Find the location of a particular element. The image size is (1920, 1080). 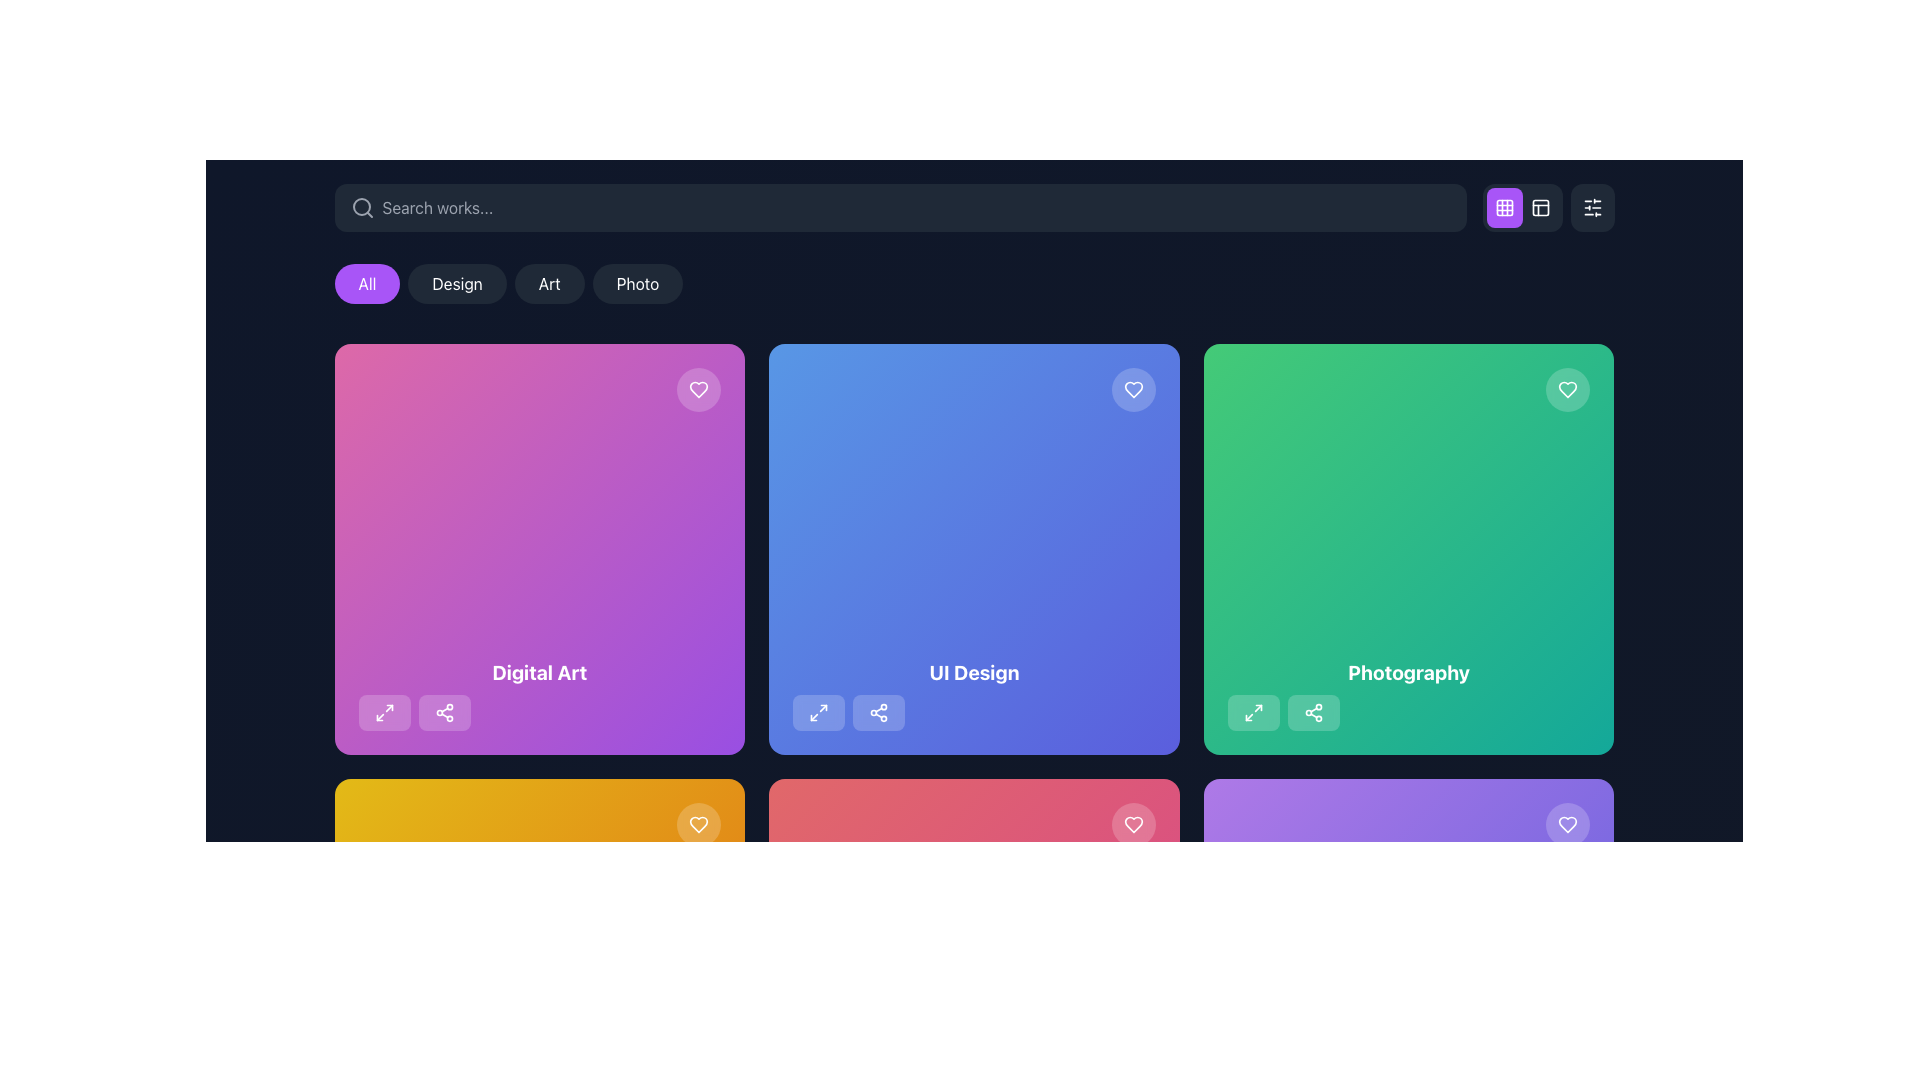

the share button with a circular icon depicting three connected nodes, located at the bottom right corner of the 'UI Design' card is located at coordinates (879, 711).